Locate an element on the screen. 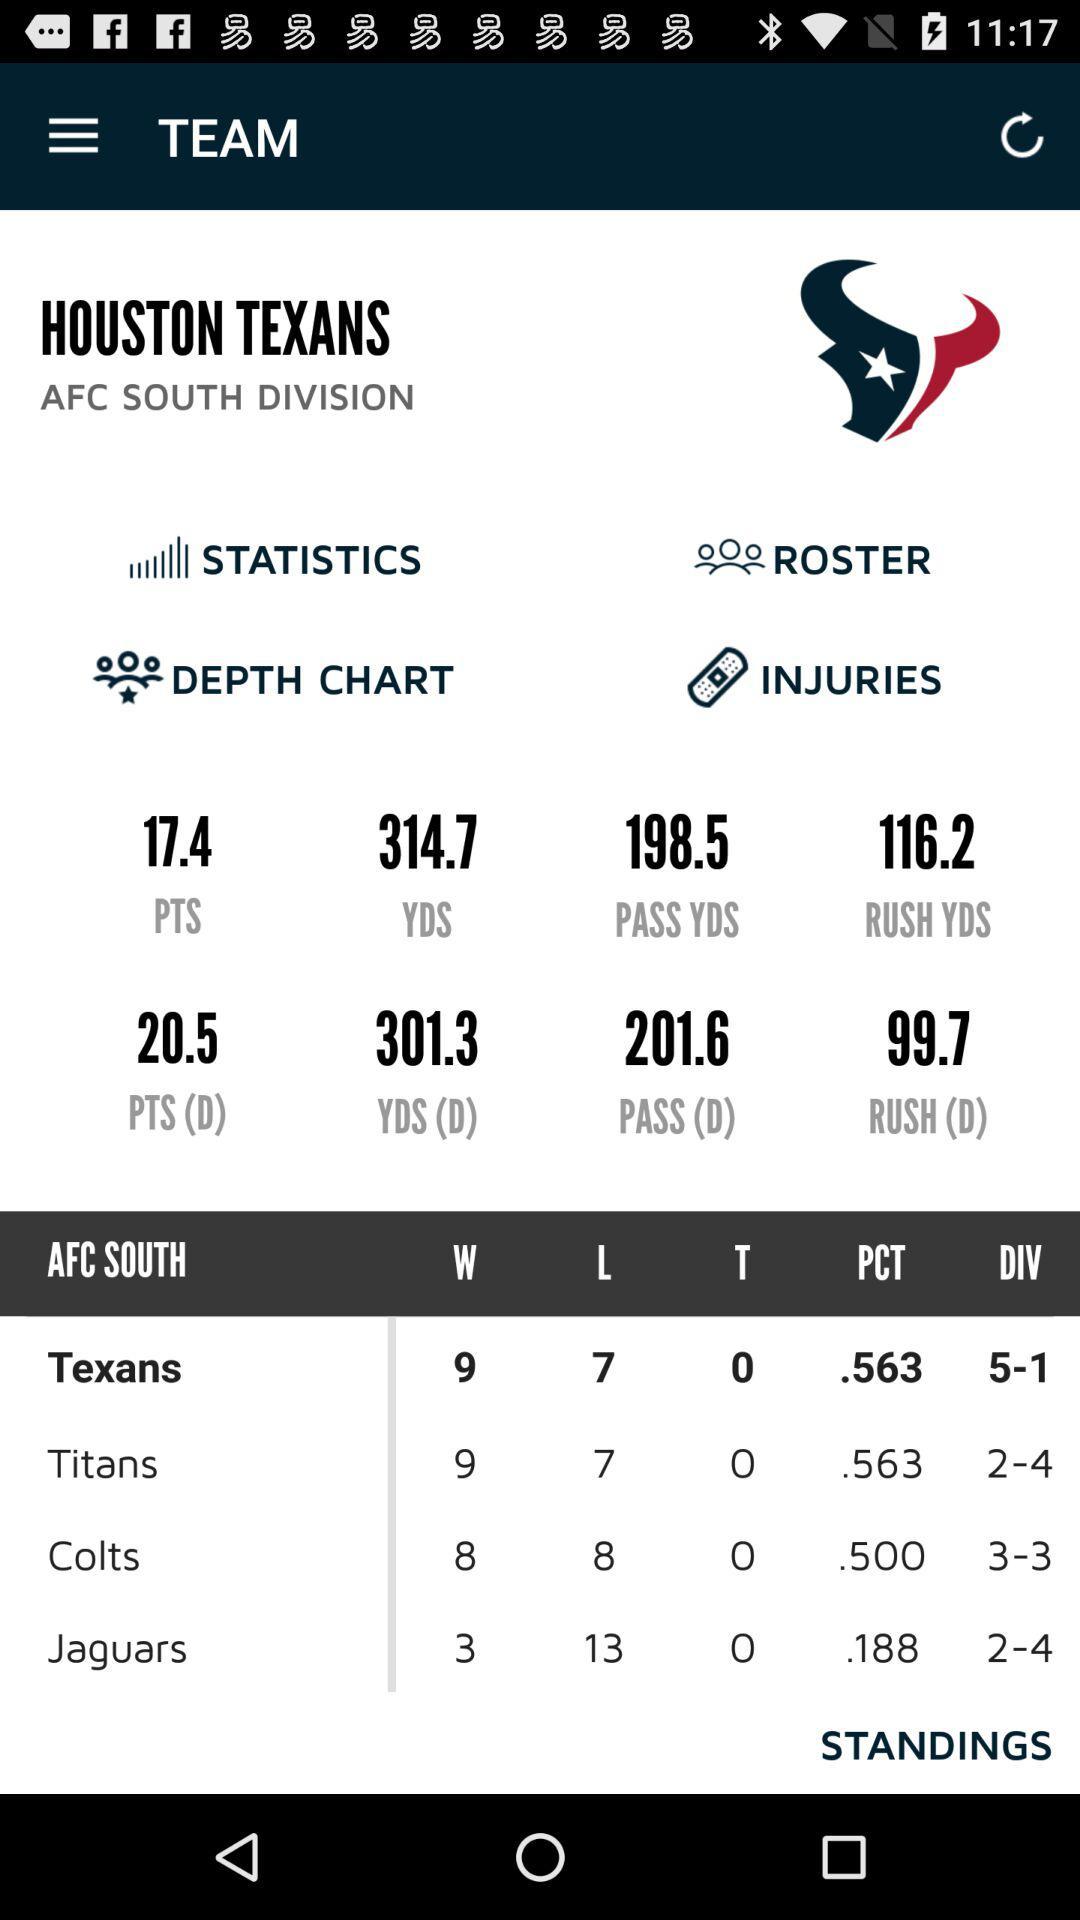 This screenshot has width=1080, height=1920. item above 7 item is located at coordinates (742, 1262).